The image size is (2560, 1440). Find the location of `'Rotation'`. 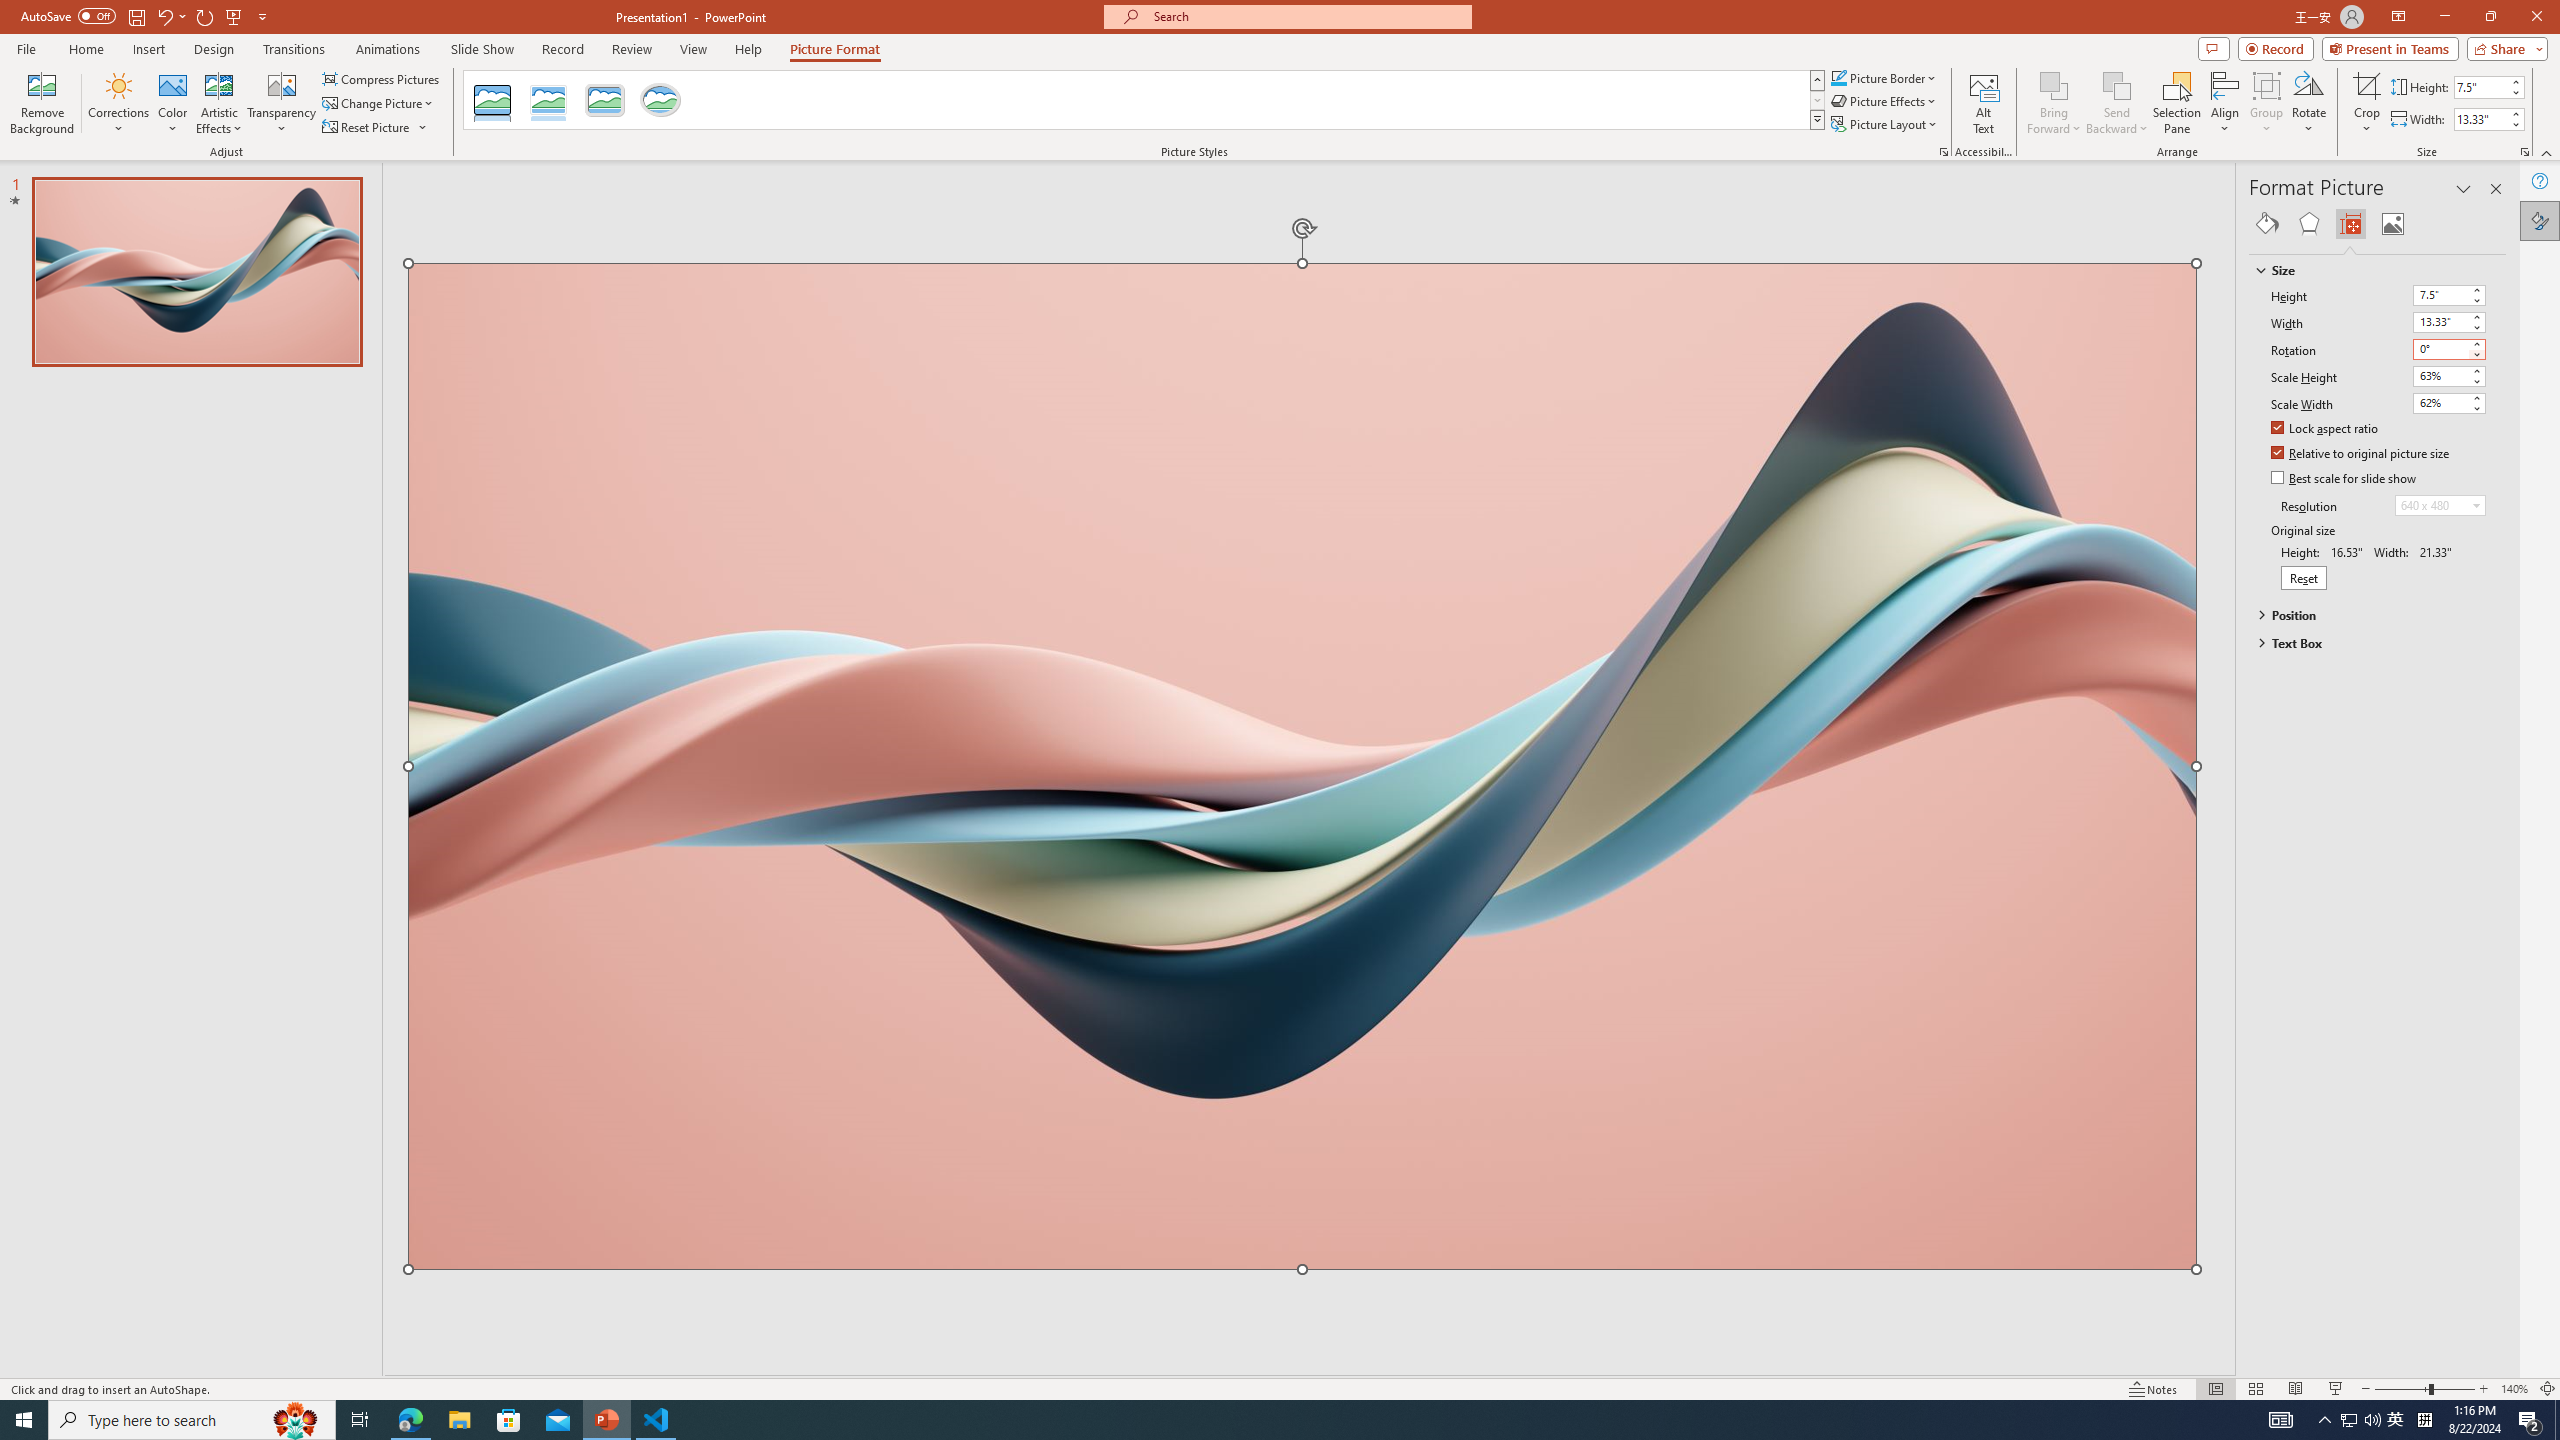

'Rotation' is located at coordinates (2439, 348).